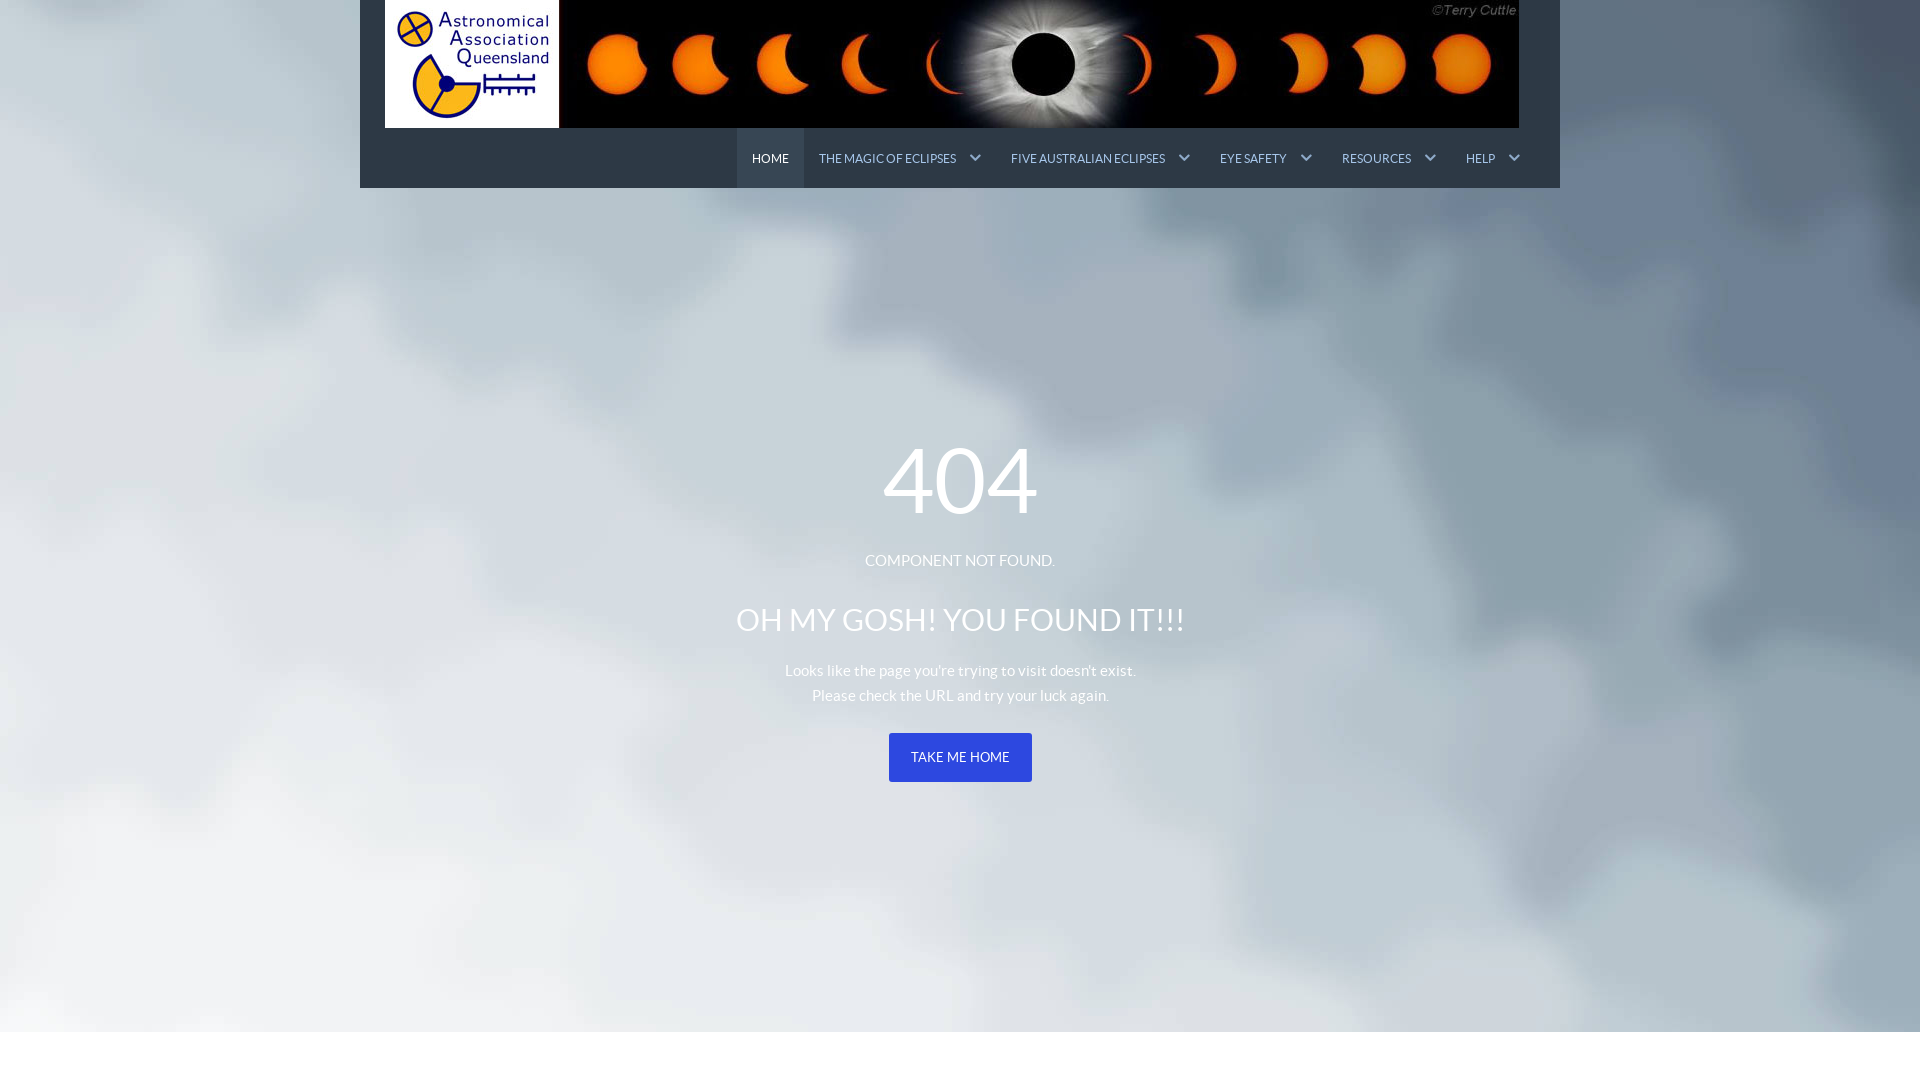  Describe the element at coordinates (1450, 157) in the screenshot. I see `'HELP'` at that location.